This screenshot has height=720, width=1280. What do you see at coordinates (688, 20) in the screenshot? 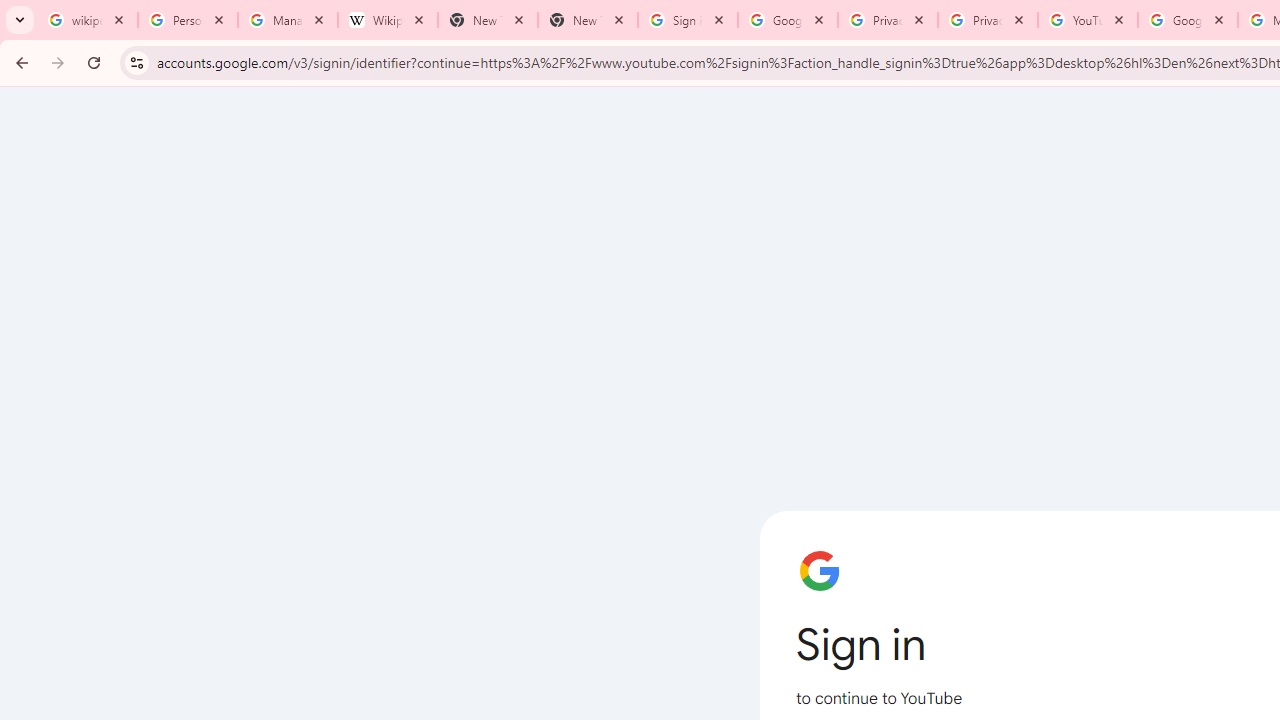
I see `'Sign in - Google Accounts'` at bounding box center [688, 20].